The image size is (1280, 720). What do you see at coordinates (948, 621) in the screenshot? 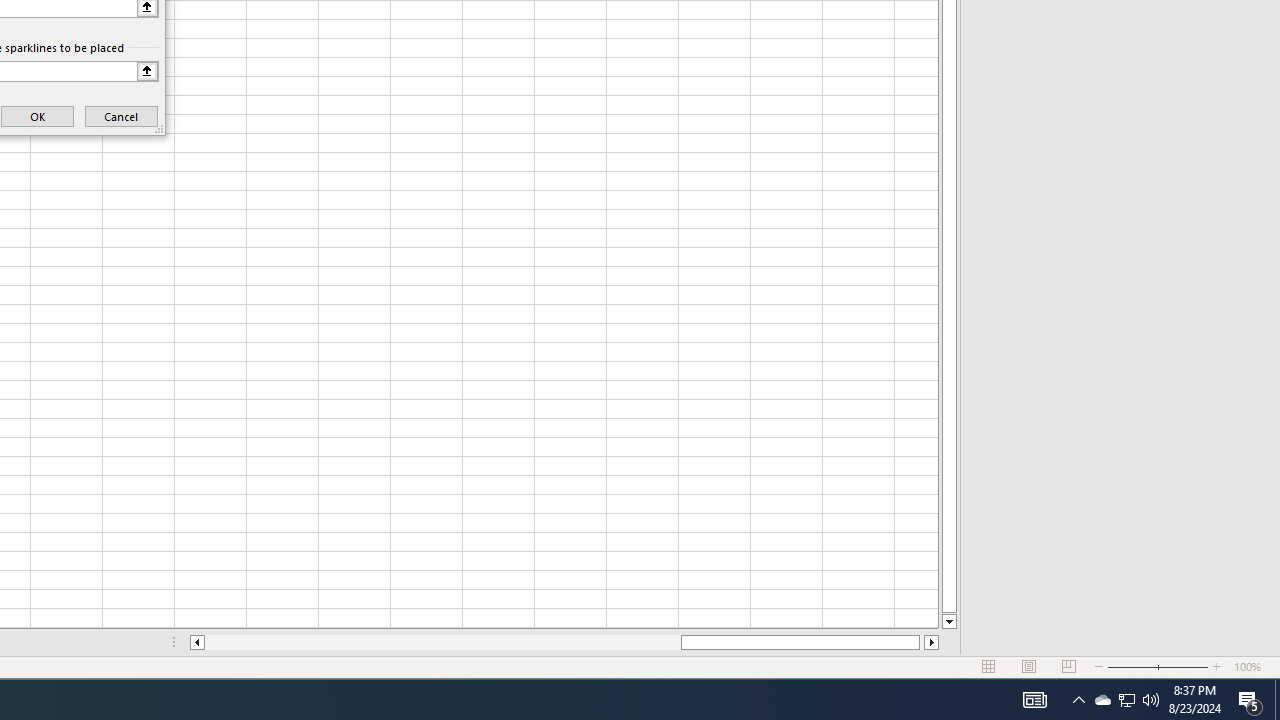
I see `'Line down'` at bounding box center [948, 621].